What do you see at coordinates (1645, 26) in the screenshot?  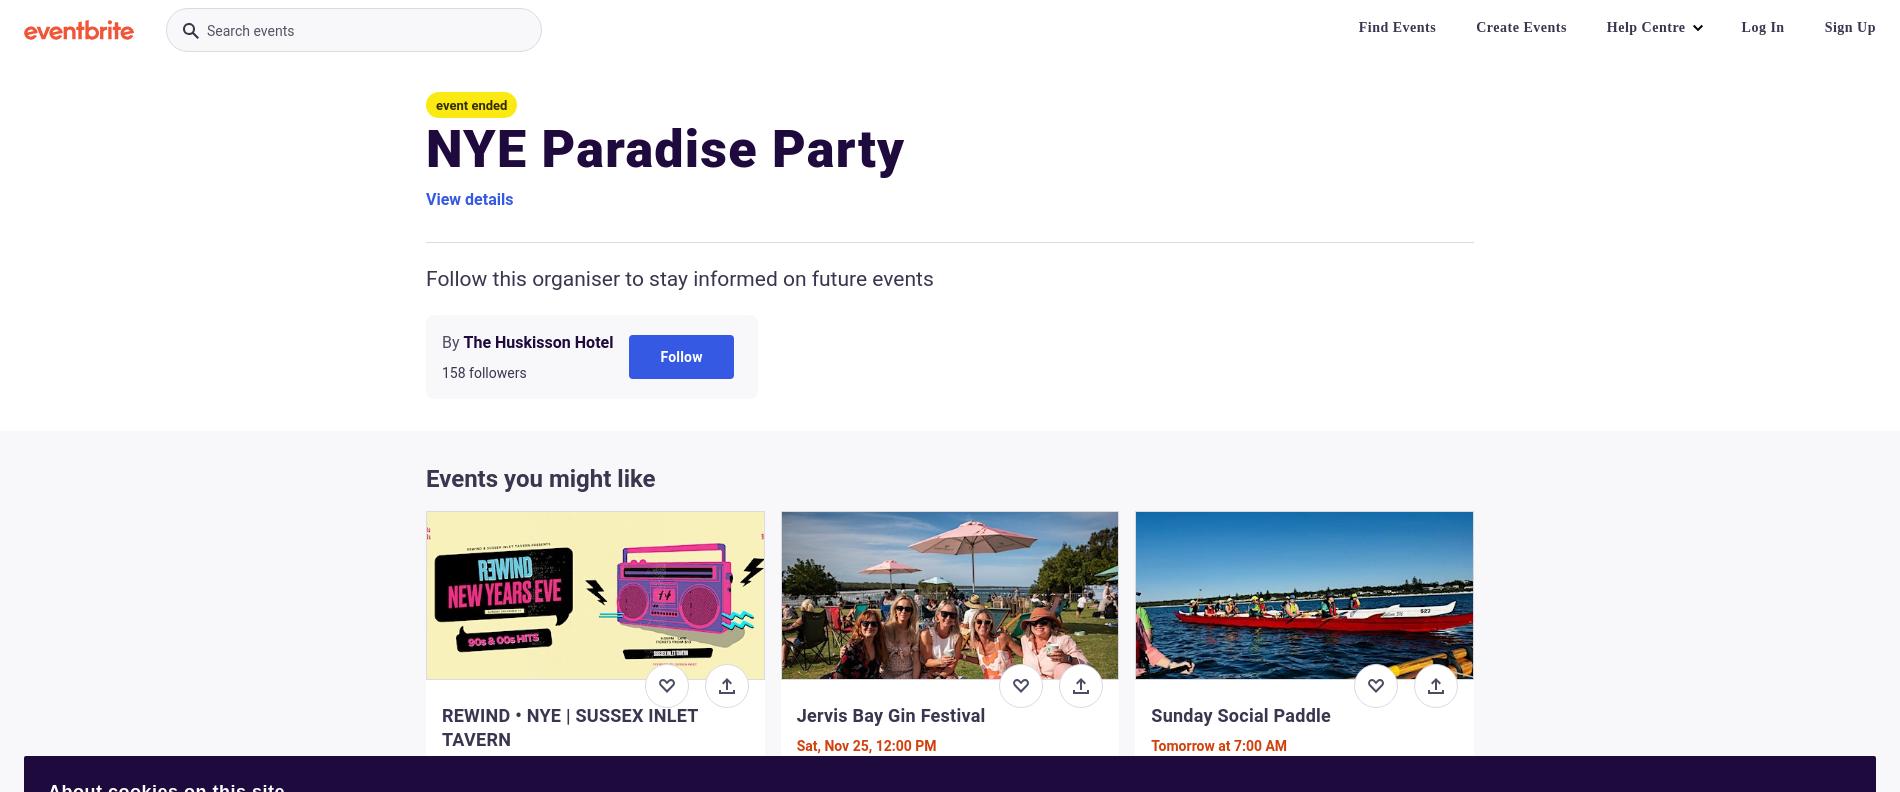 I see `'Help Centre'` at bounding box center [1645, 26].